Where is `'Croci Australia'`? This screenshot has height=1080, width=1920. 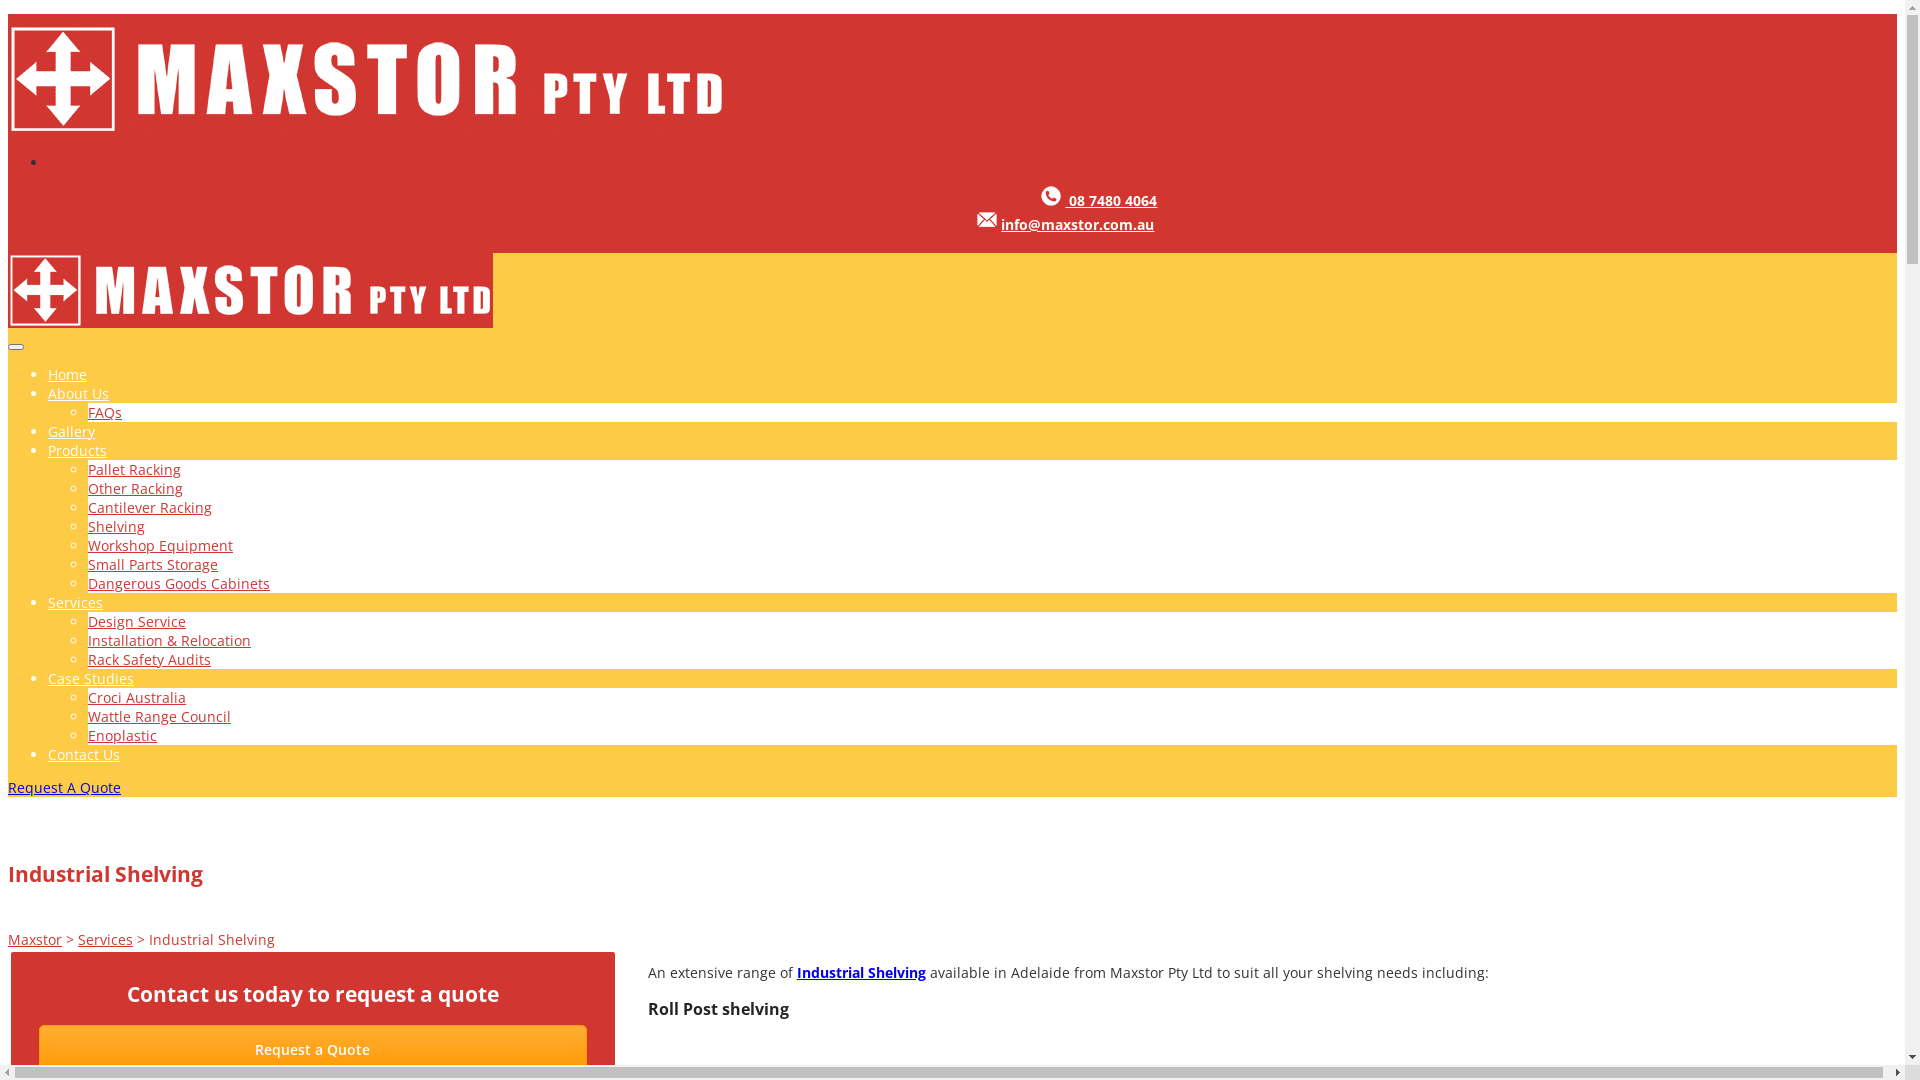
'Croci Australia' is located at coordinates (136, 696).